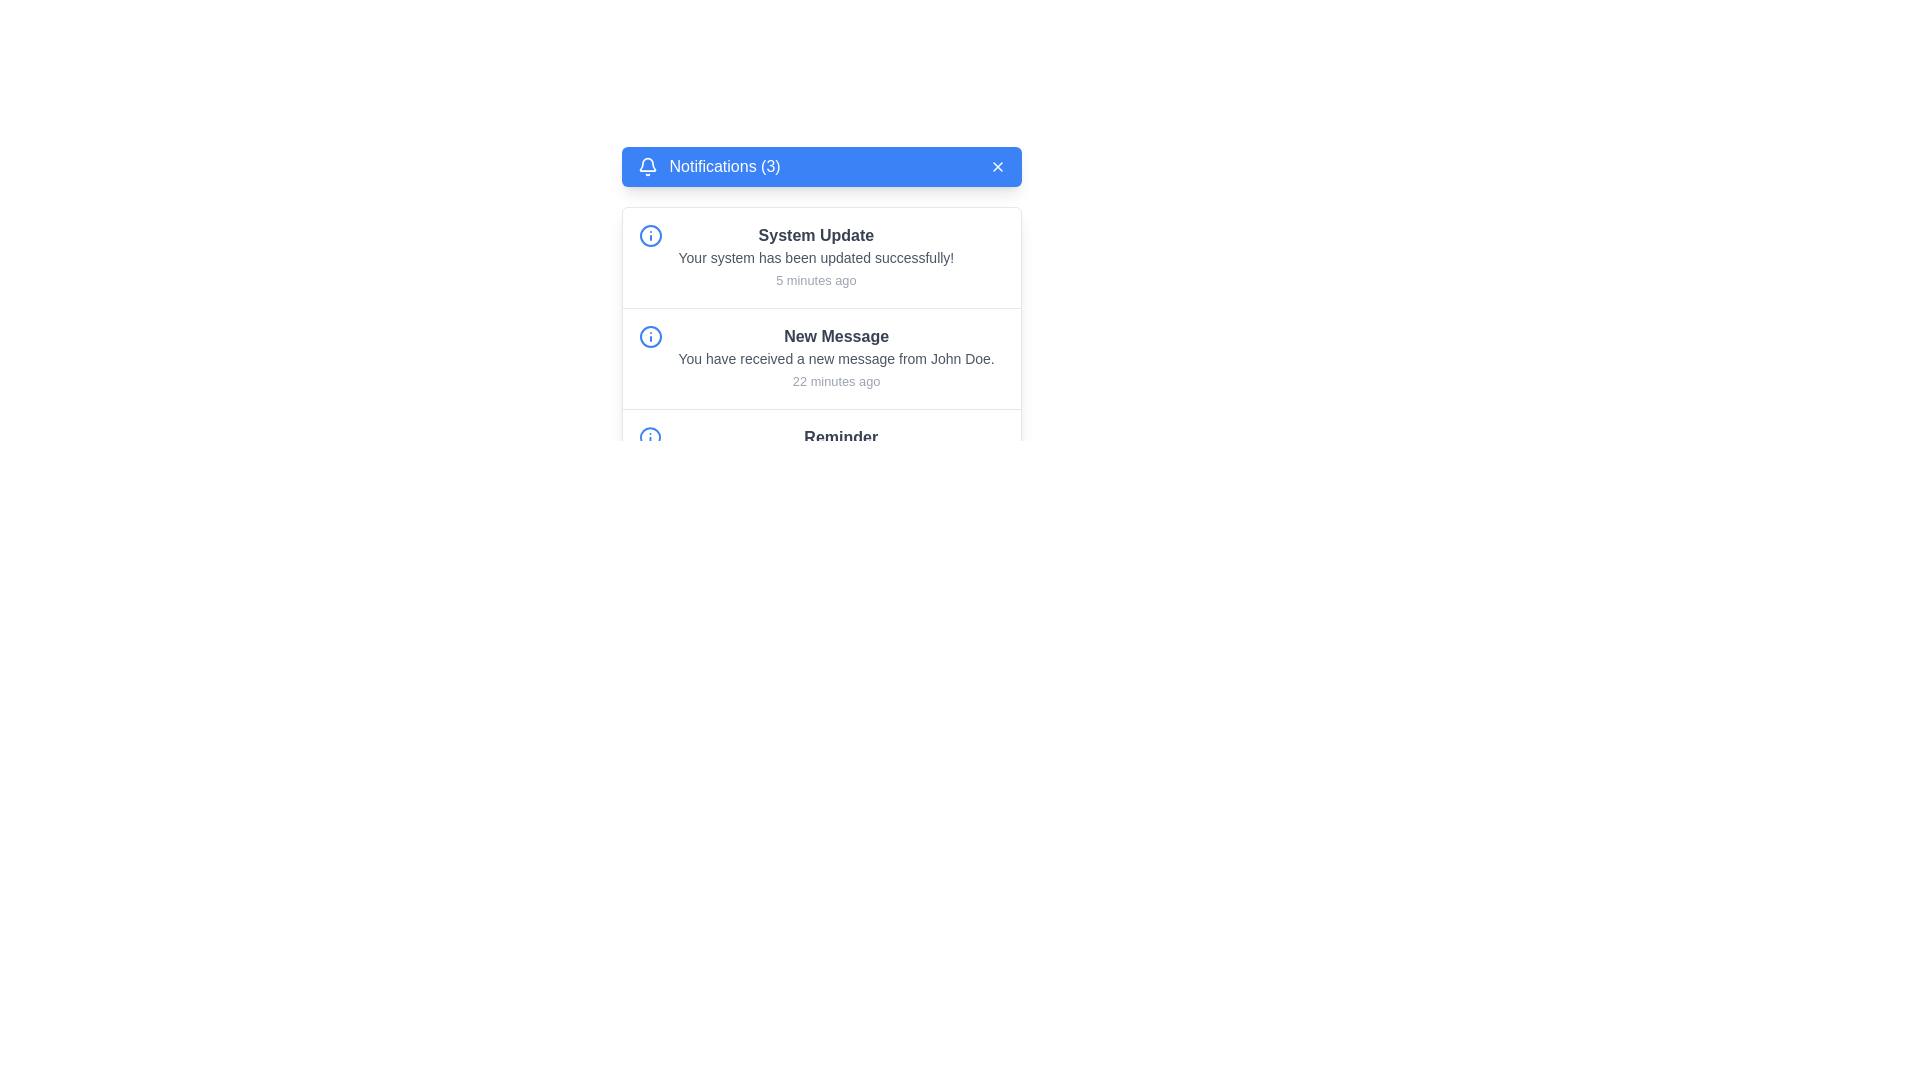 Image resolution: width=1920 pixels, height=1080 pixels. Describe the element at coordinates (836, 381) in the screenshot. I see `the timestamp text label located in the second notification card titled 'New Message', which provides auxiliary detail for the user` at that location.